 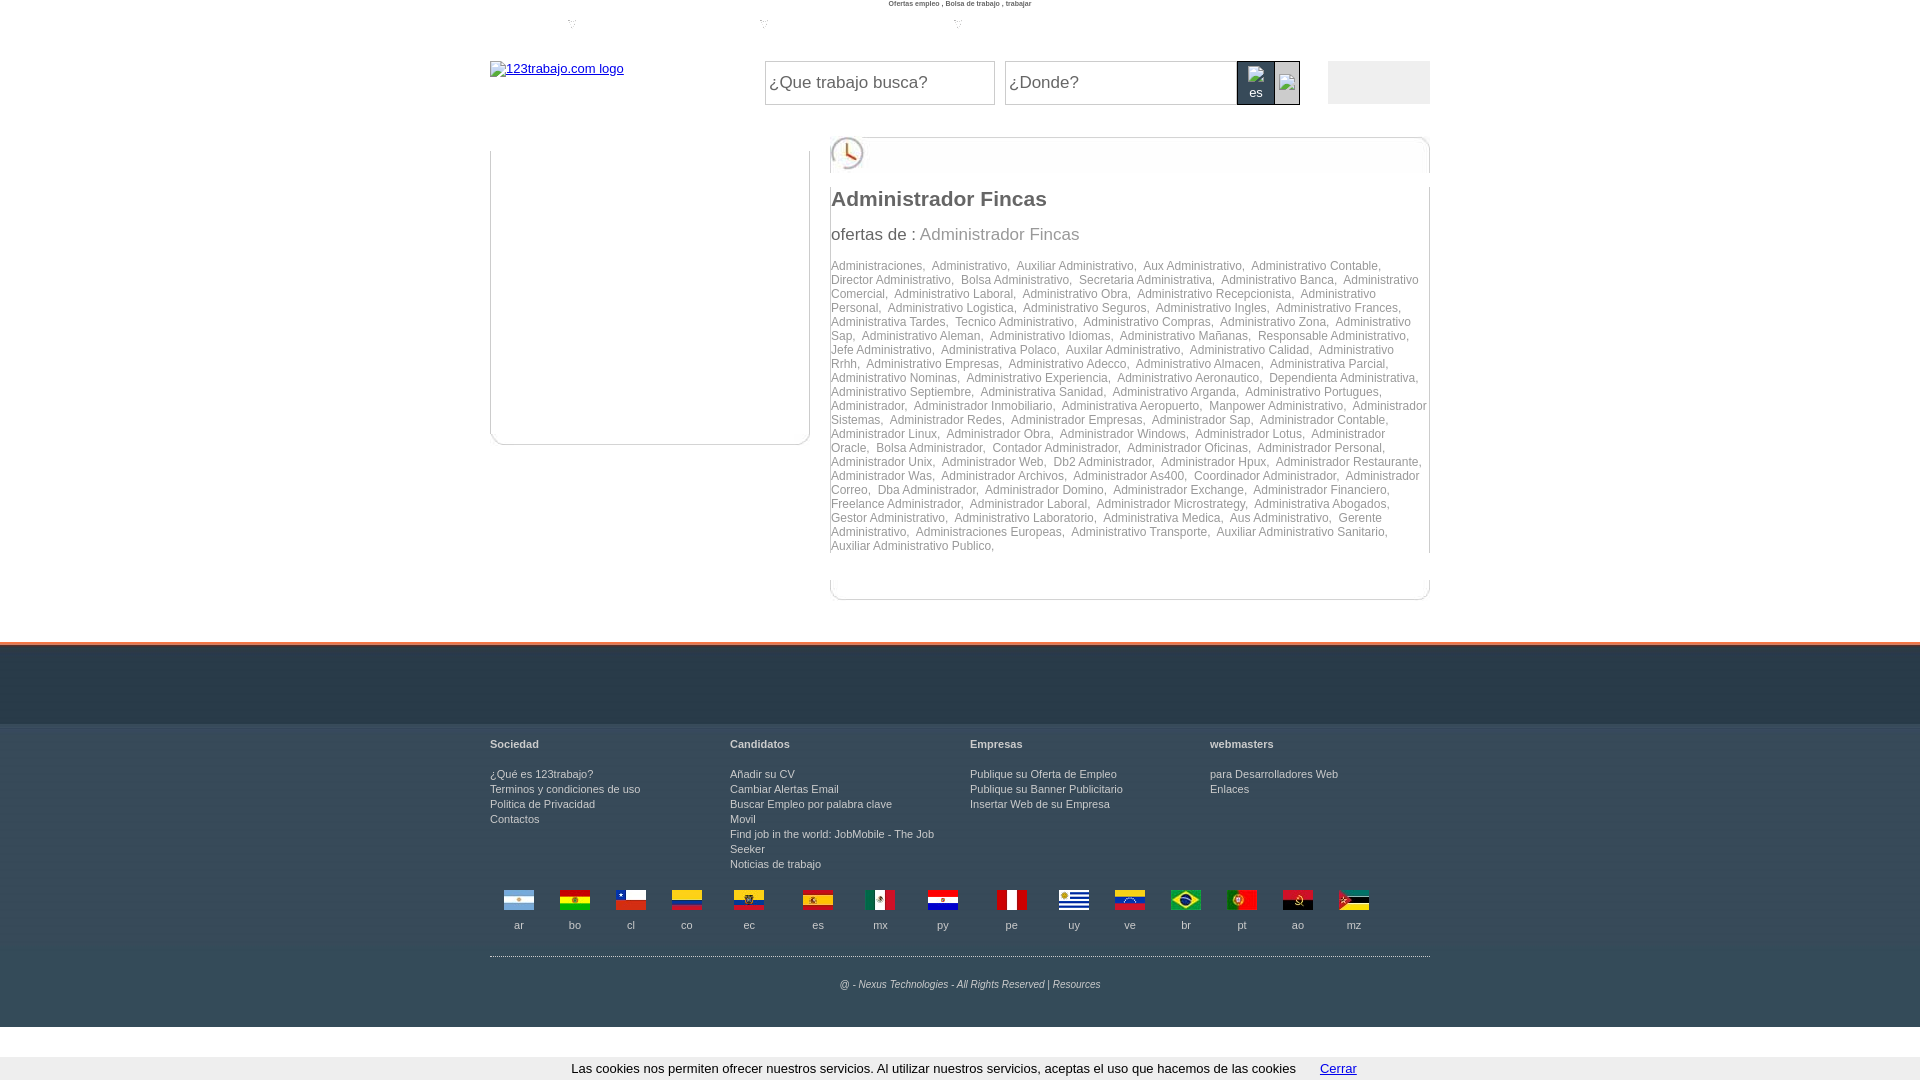 I want to click on 'Administrativo Obra, ', so click(x=1022, y=293).